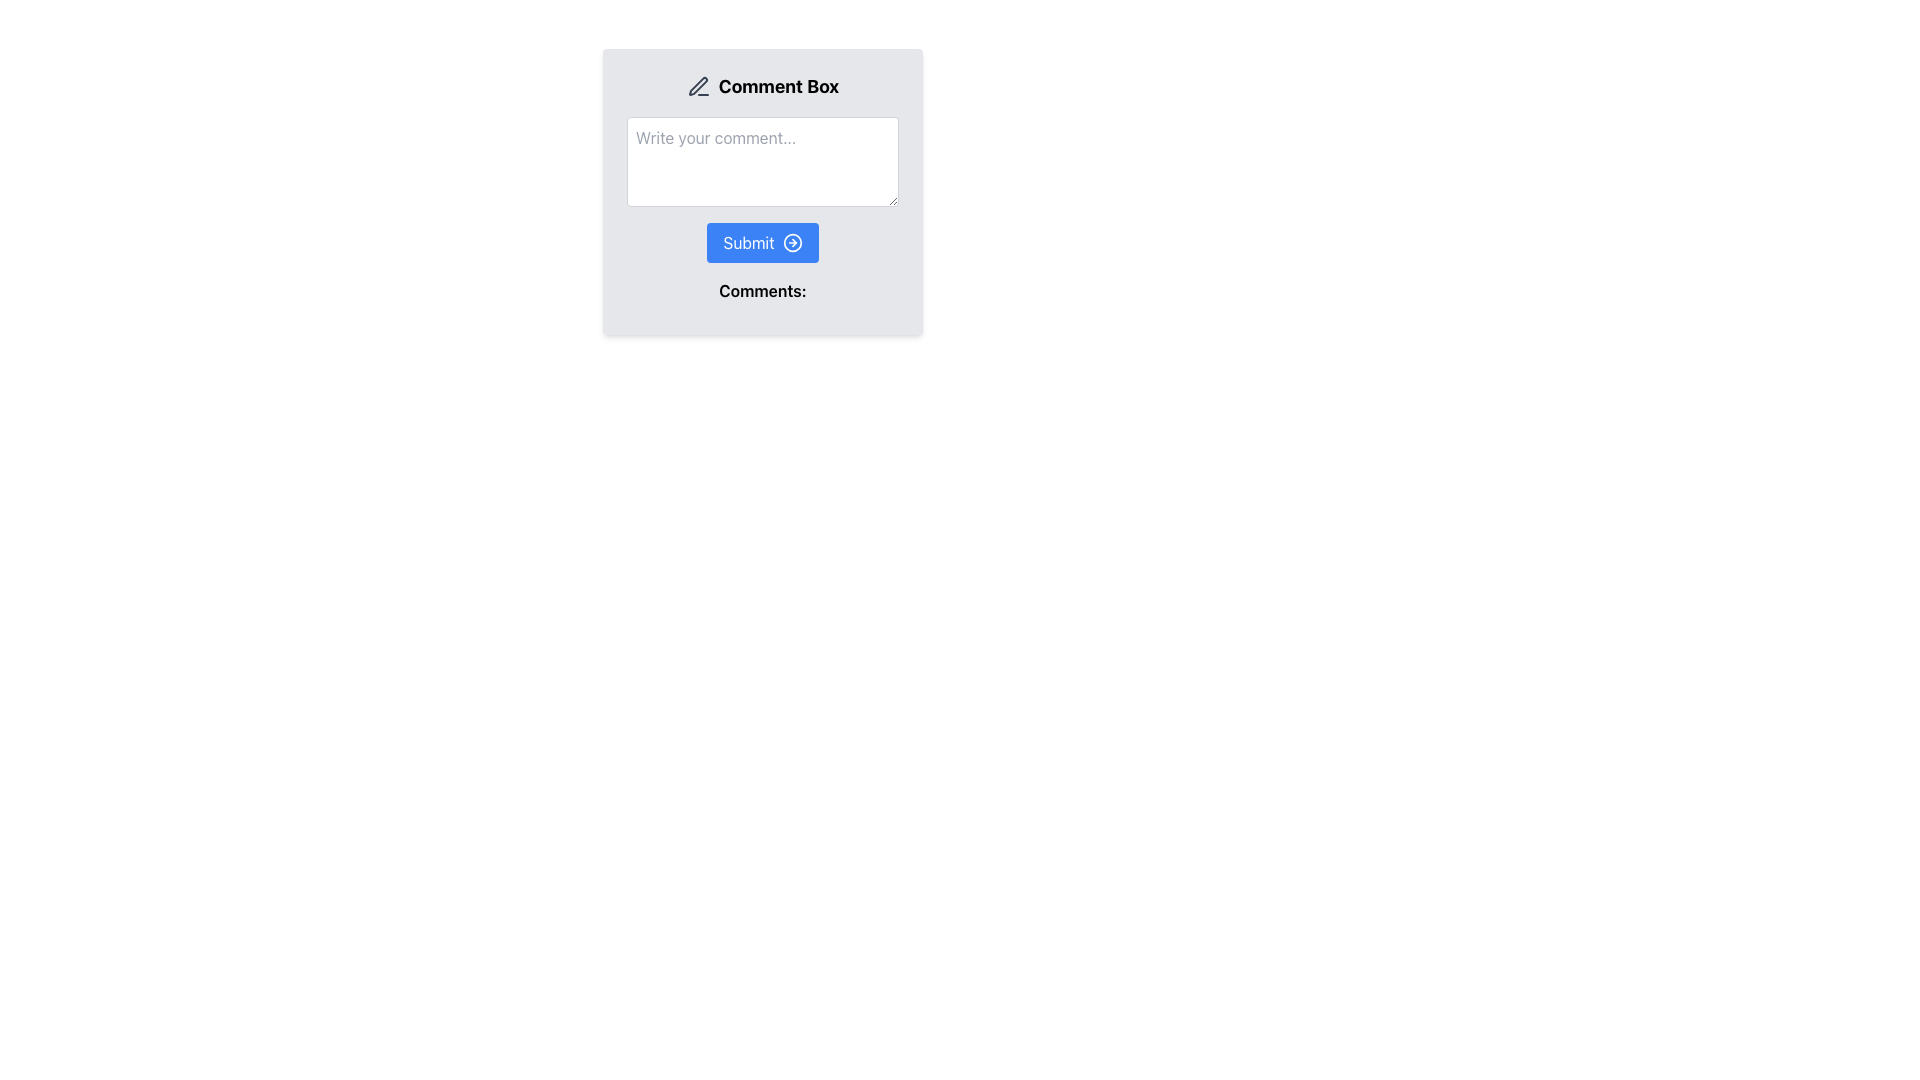  What do you see at coordinates (762, 242) in the screenshot?
I see `the 'Submit' button with rounded edges that has a blue background and white text` at bounding box center [762, 242].